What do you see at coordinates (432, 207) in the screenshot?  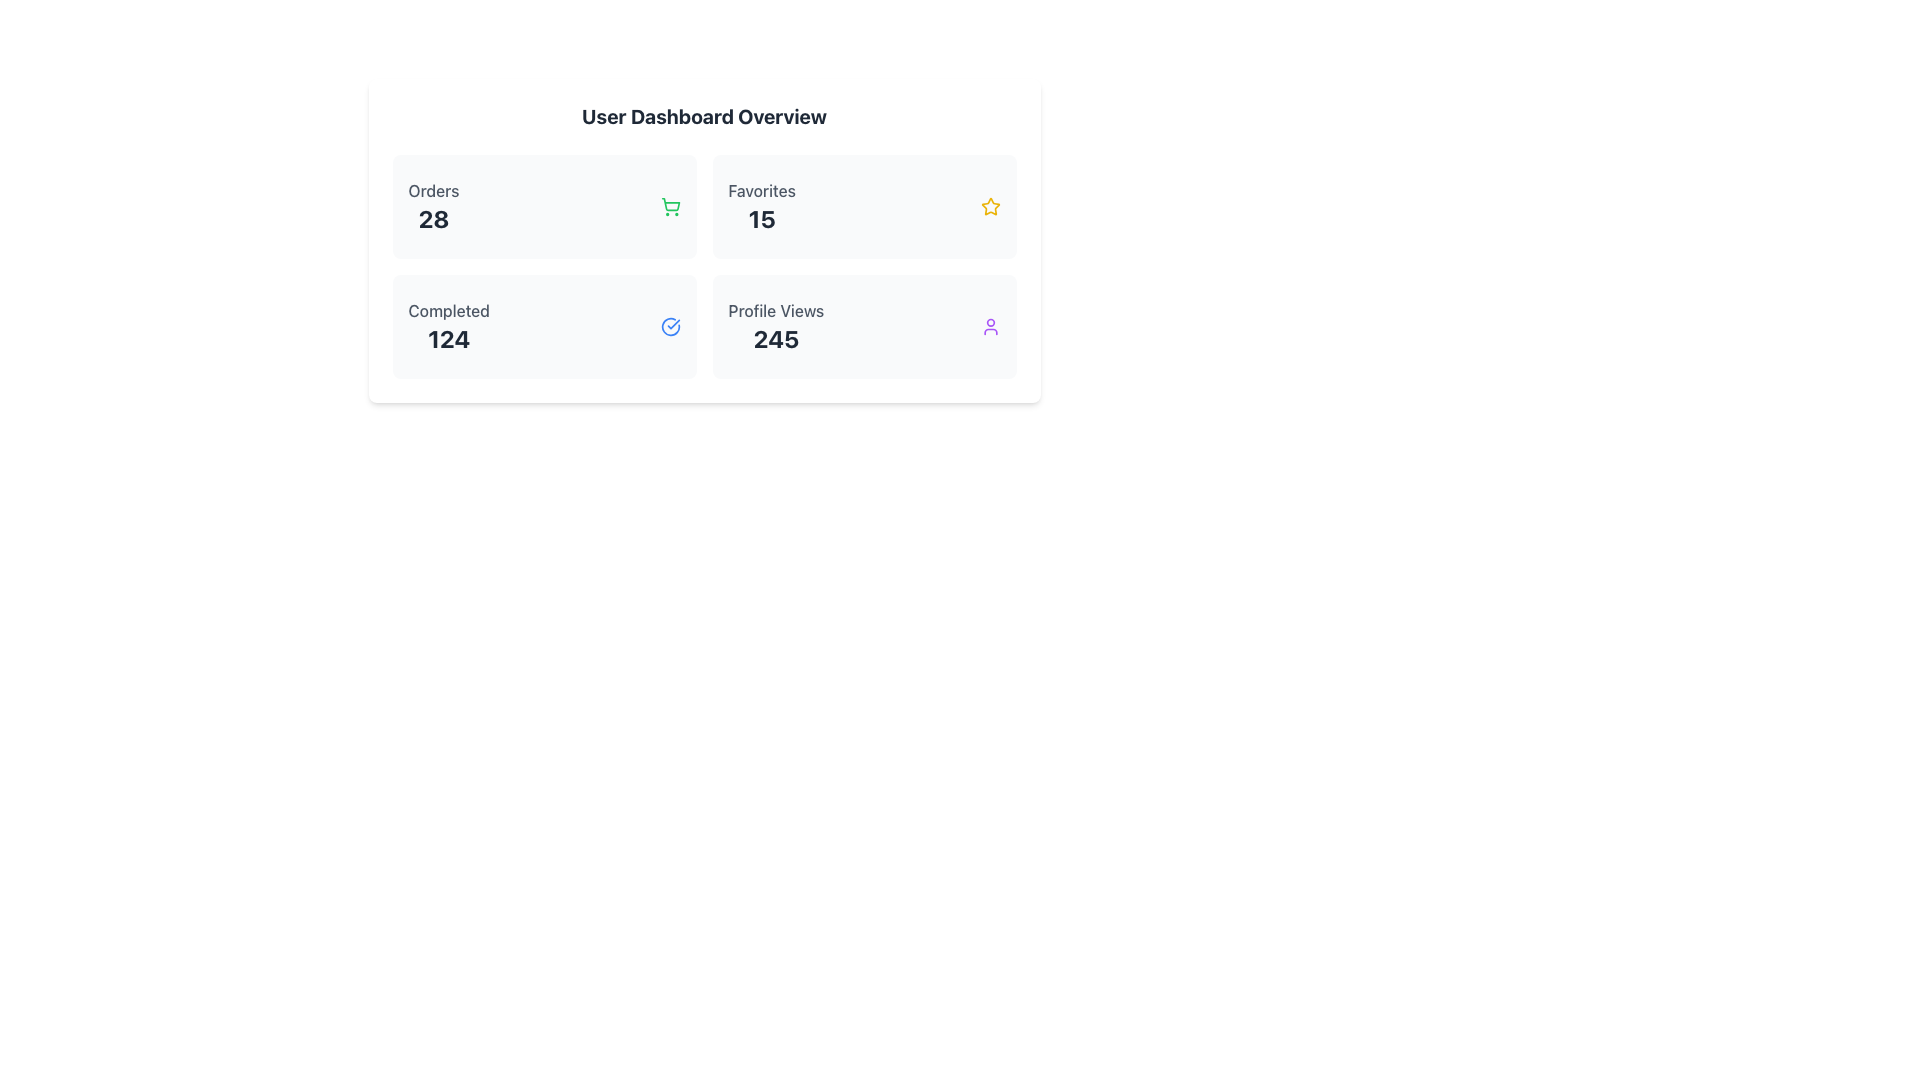 I see `the Statistical summary display component that shows 'Orders' in a smaller gray font and '28' in a larger, bold black font, located inside a white card with rounded corners` at bounding box center [432, 207].